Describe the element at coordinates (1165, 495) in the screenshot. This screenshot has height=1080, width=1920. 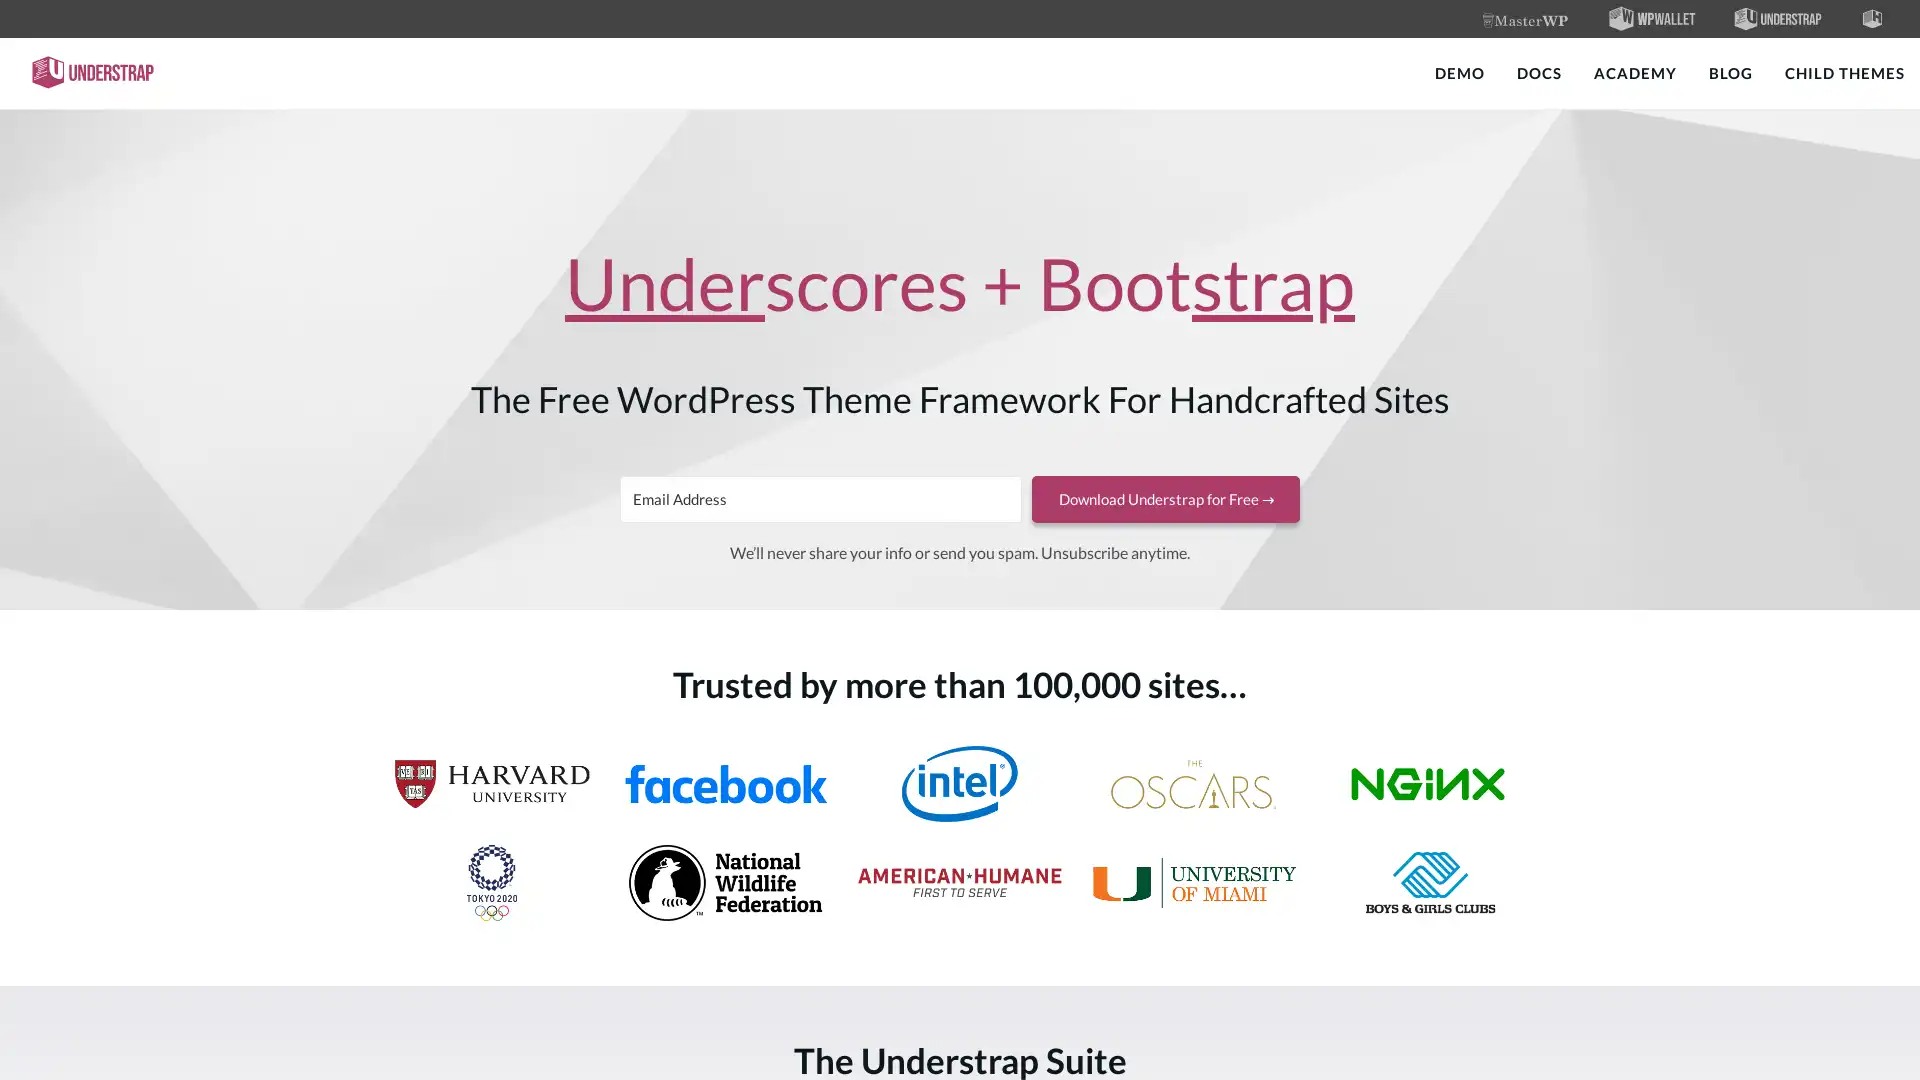
I see `Download Understrap for Free` at that location.